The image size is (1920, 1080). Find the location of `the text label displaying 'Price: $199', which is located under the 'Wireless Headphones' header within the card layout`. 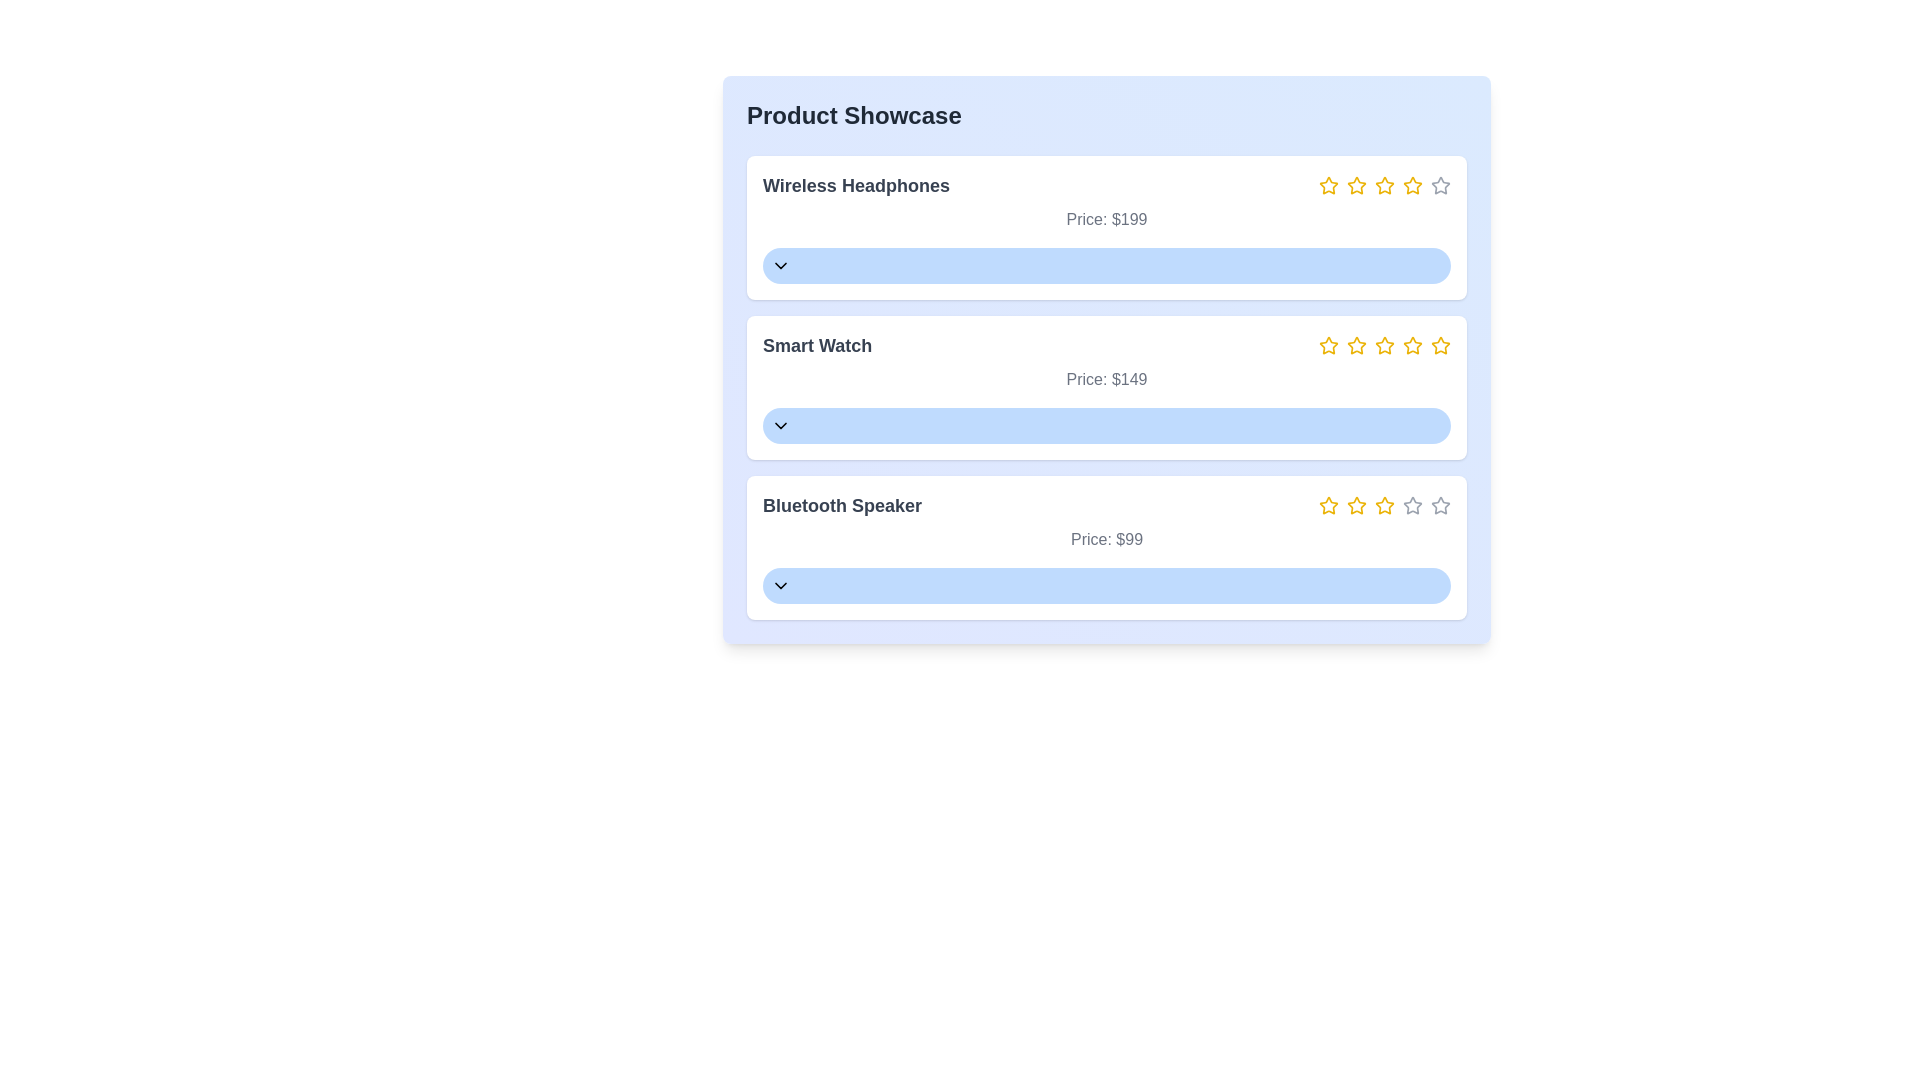

the text label displaying 'Price: $199', which is located under the 'Wireless Headphones' header within the card layout is located at coordinates (1106, 219).